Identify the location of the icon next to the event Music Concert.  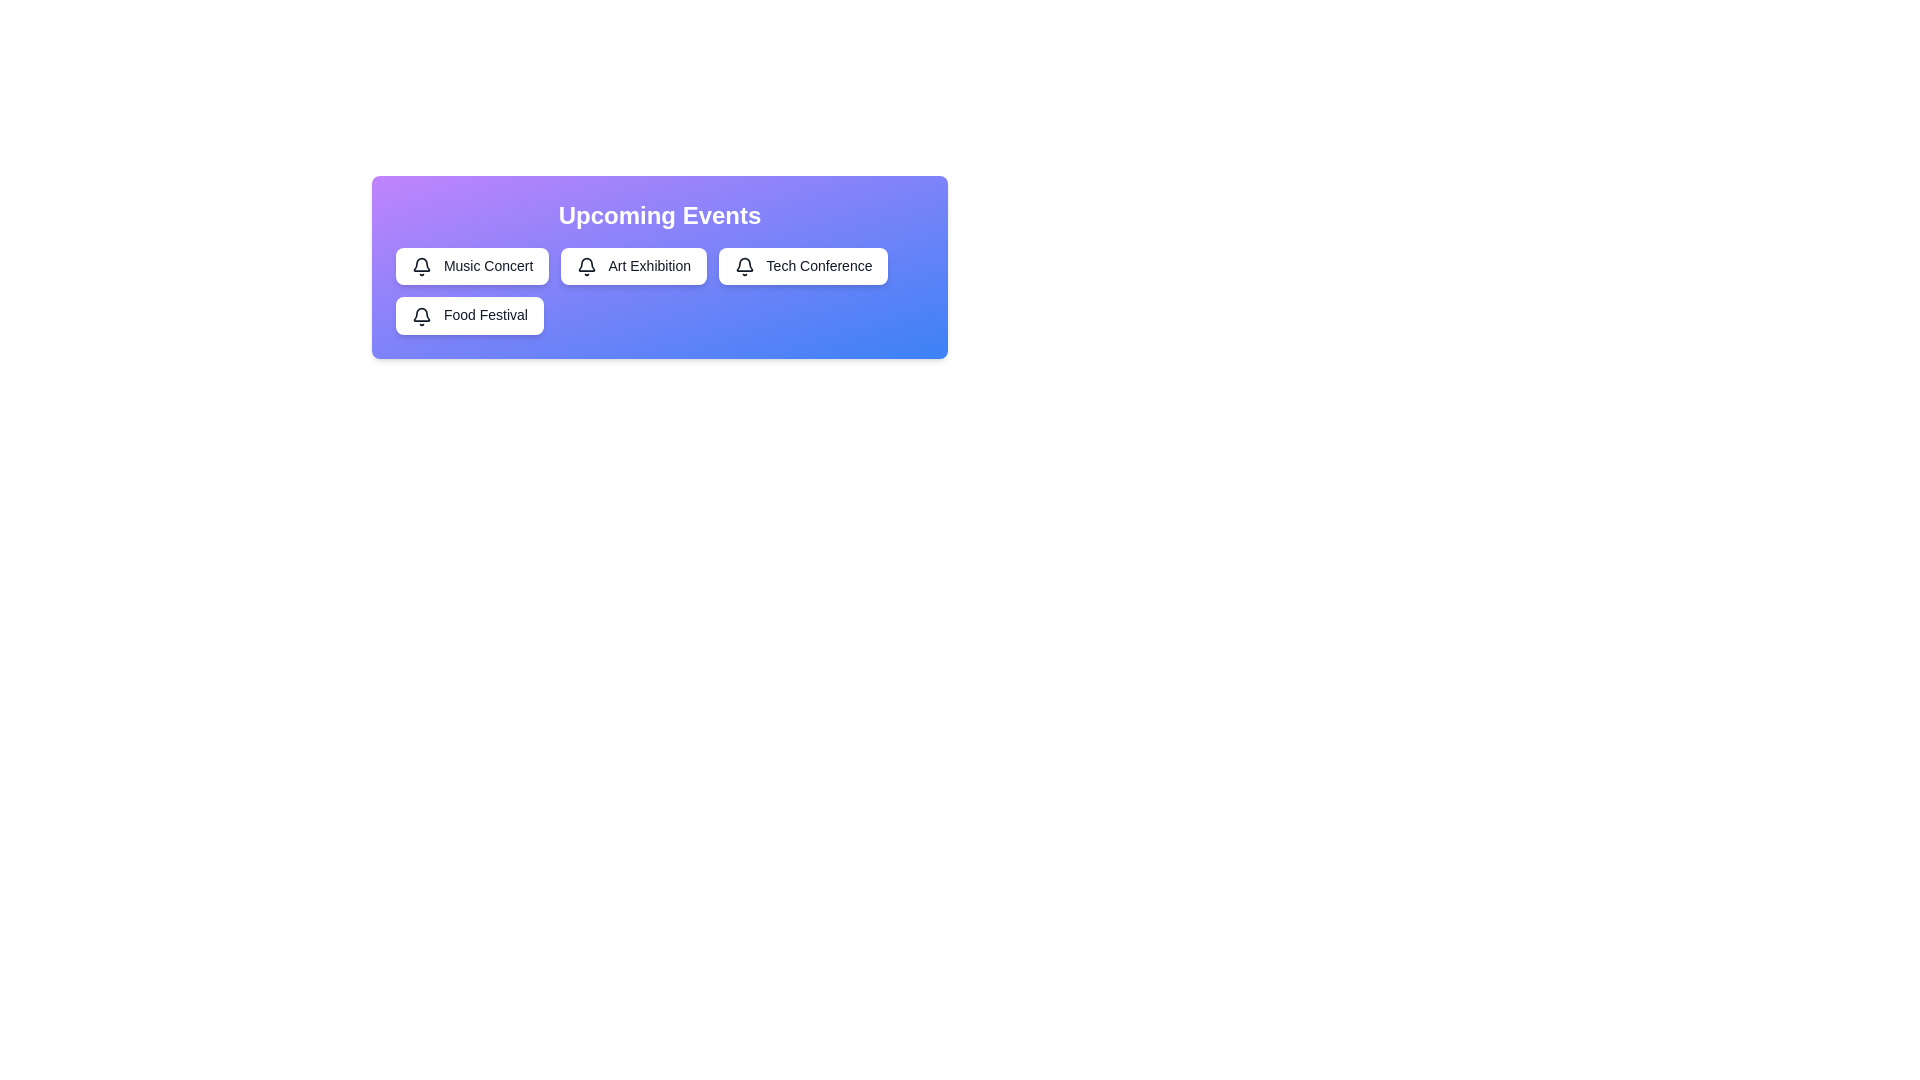
(421, 265).